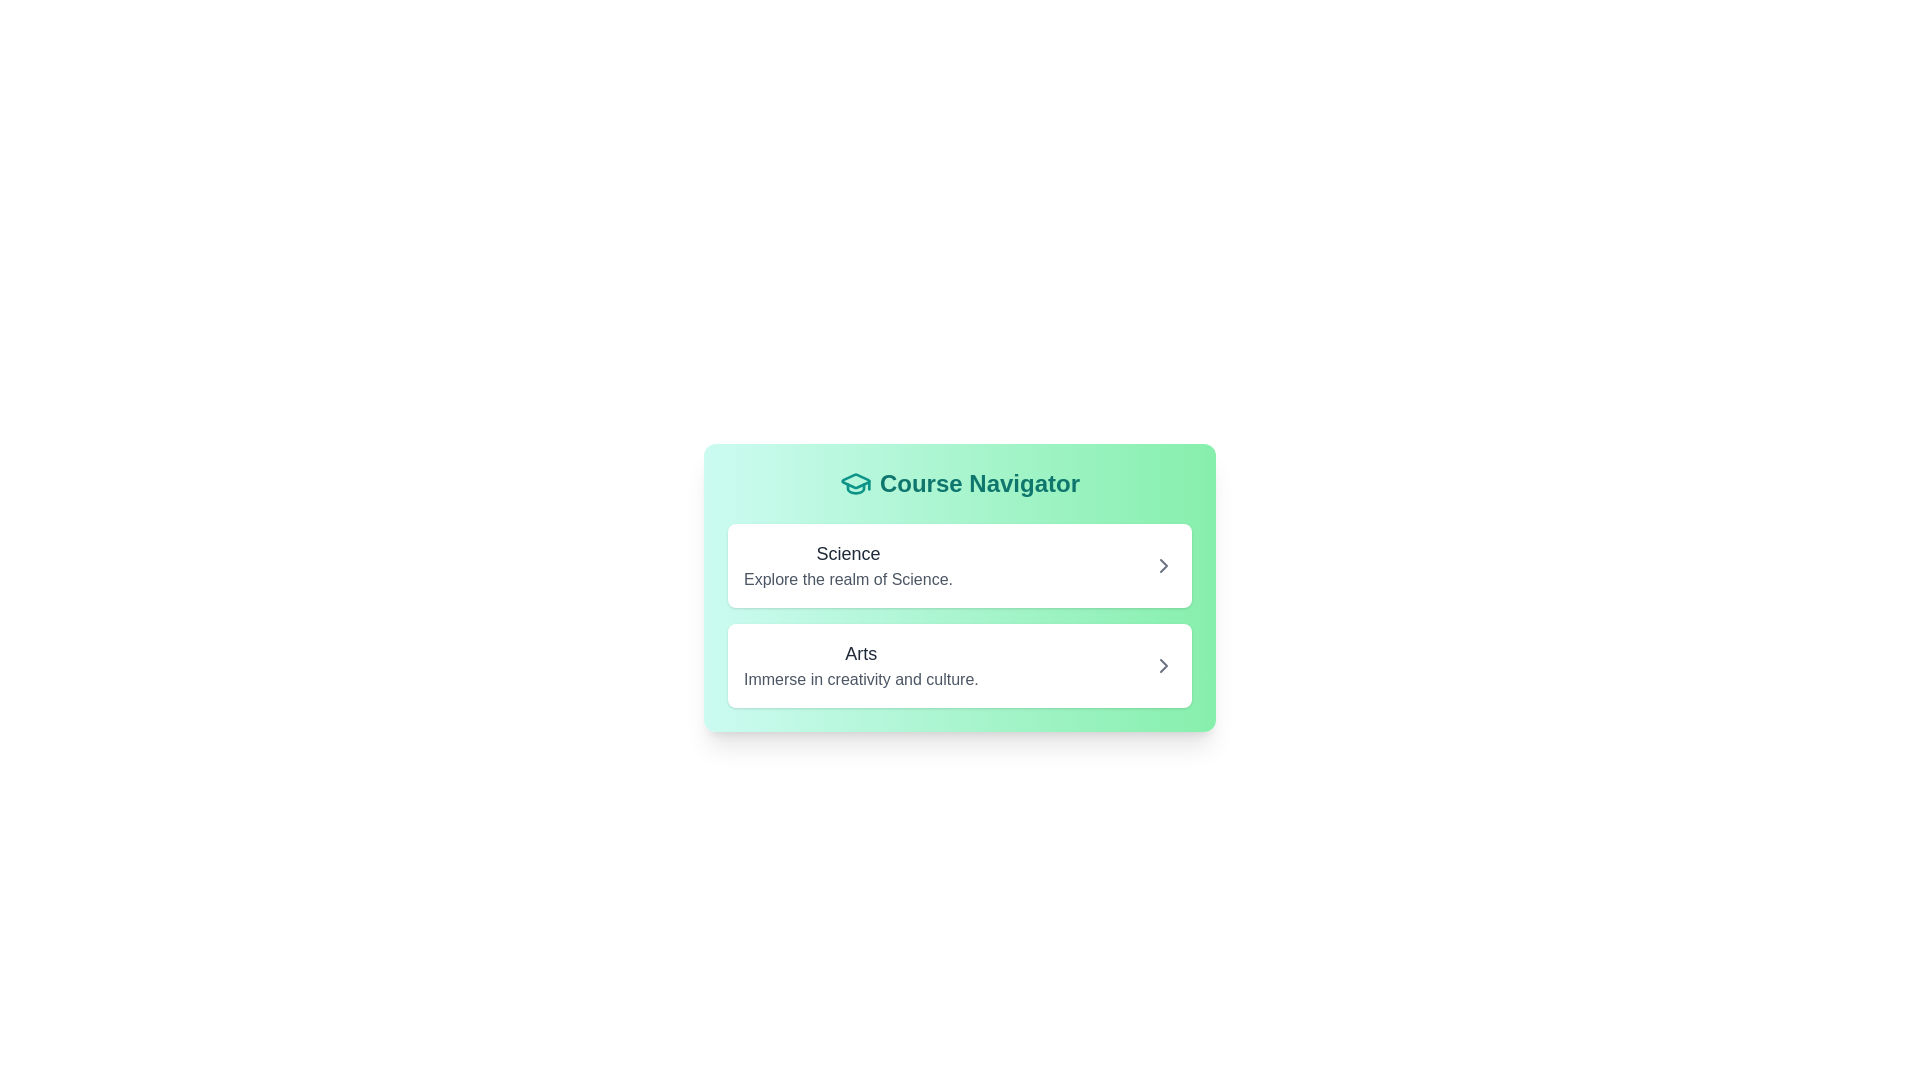 This screenshot has height=1080, width=1920. Describe the element at coordinates (1163, 666) in the screenshot. I see `the right-pointing chevron icon located at the far right end of the 'Arts' section in the menu` at that location.